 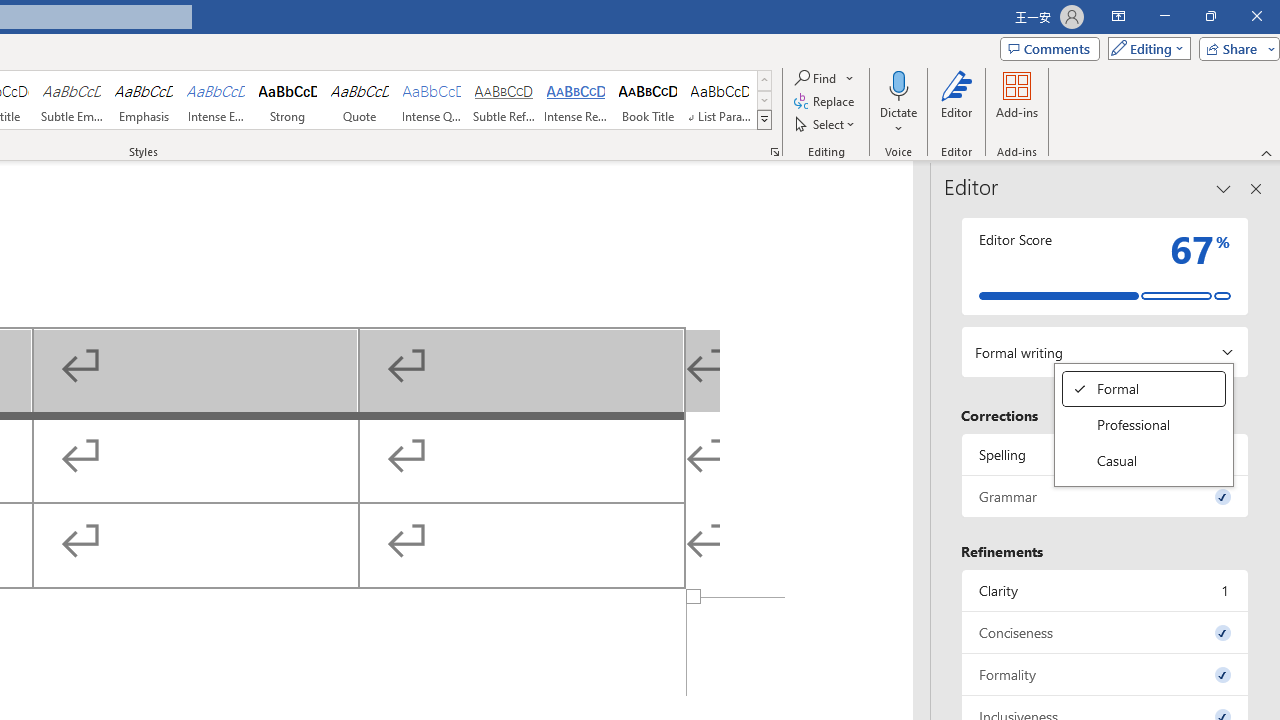 What do you see at coordinates (1144, 47) in the screenshot?
I see `'Editing'` at bounding box center [1144, 47].